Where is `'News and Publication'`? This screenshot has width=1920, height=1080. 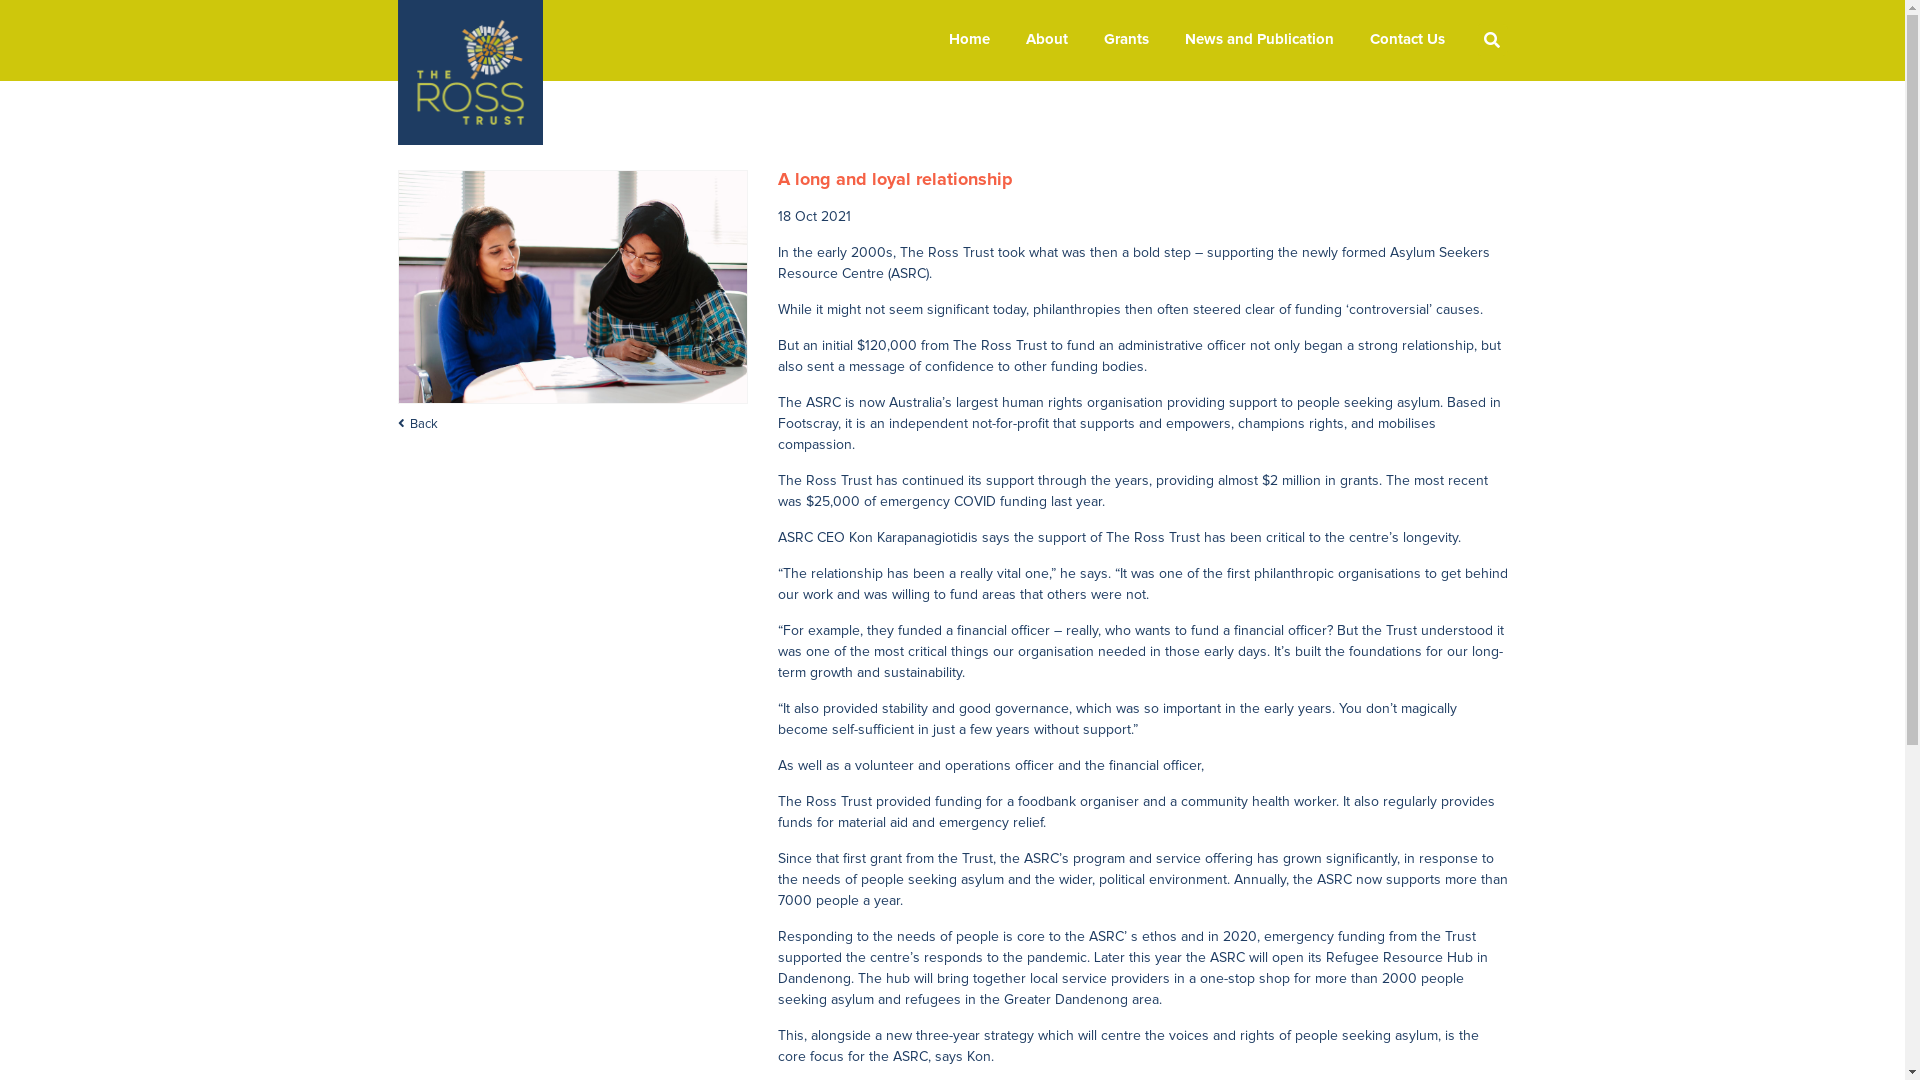
'News and Publication' is located at coordinates (1257, 40).